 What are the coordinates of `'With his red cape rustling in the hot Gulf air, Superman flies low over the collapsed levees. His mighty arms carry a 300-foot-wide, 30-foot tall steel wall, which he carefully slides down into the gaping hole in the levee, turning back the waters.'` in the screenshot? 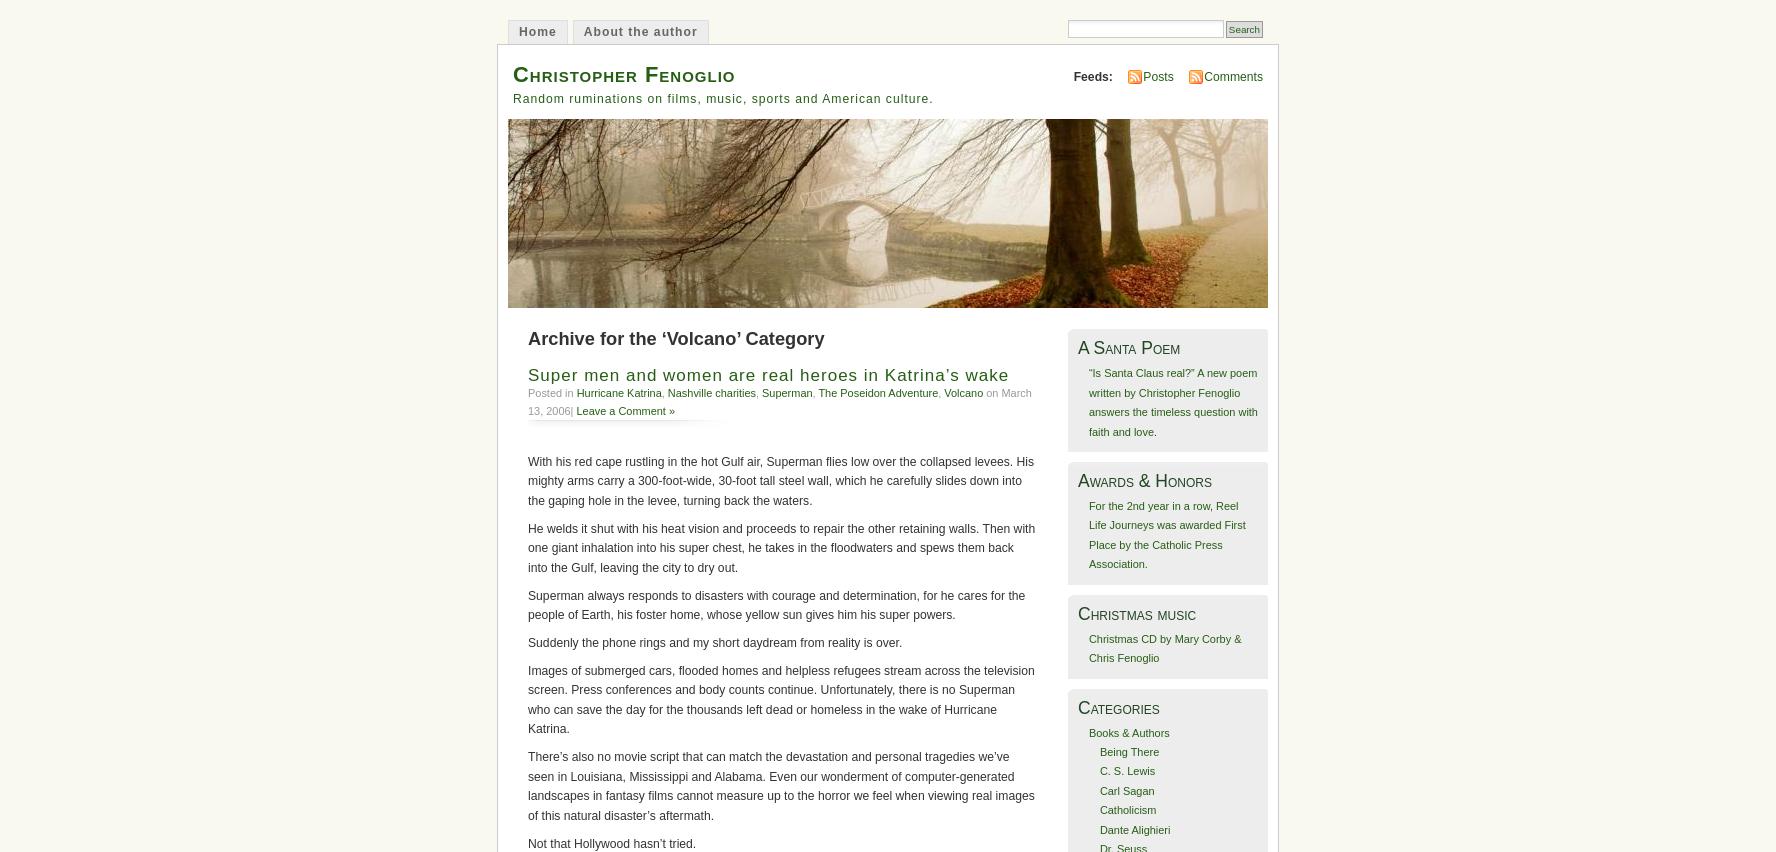 It's located at (528, 480).